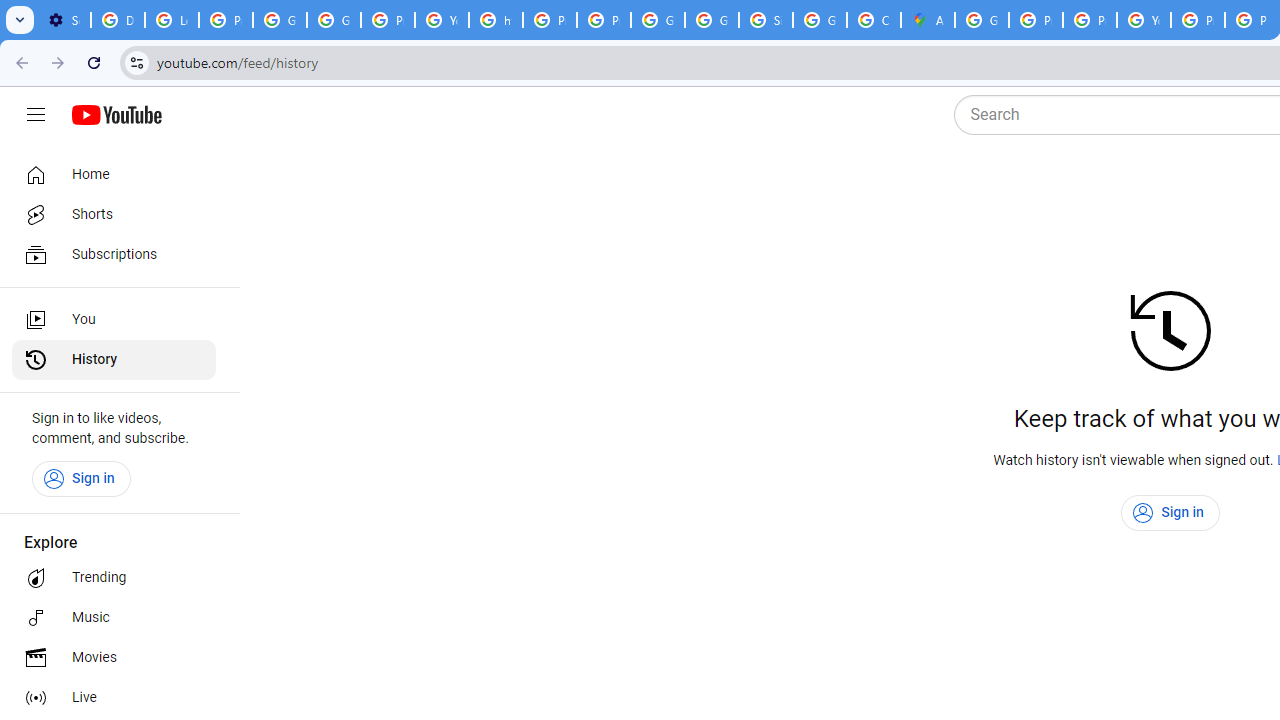  Describe the element at coordinates (112, 697) in the screenshot. I see `'Live'` at that location.